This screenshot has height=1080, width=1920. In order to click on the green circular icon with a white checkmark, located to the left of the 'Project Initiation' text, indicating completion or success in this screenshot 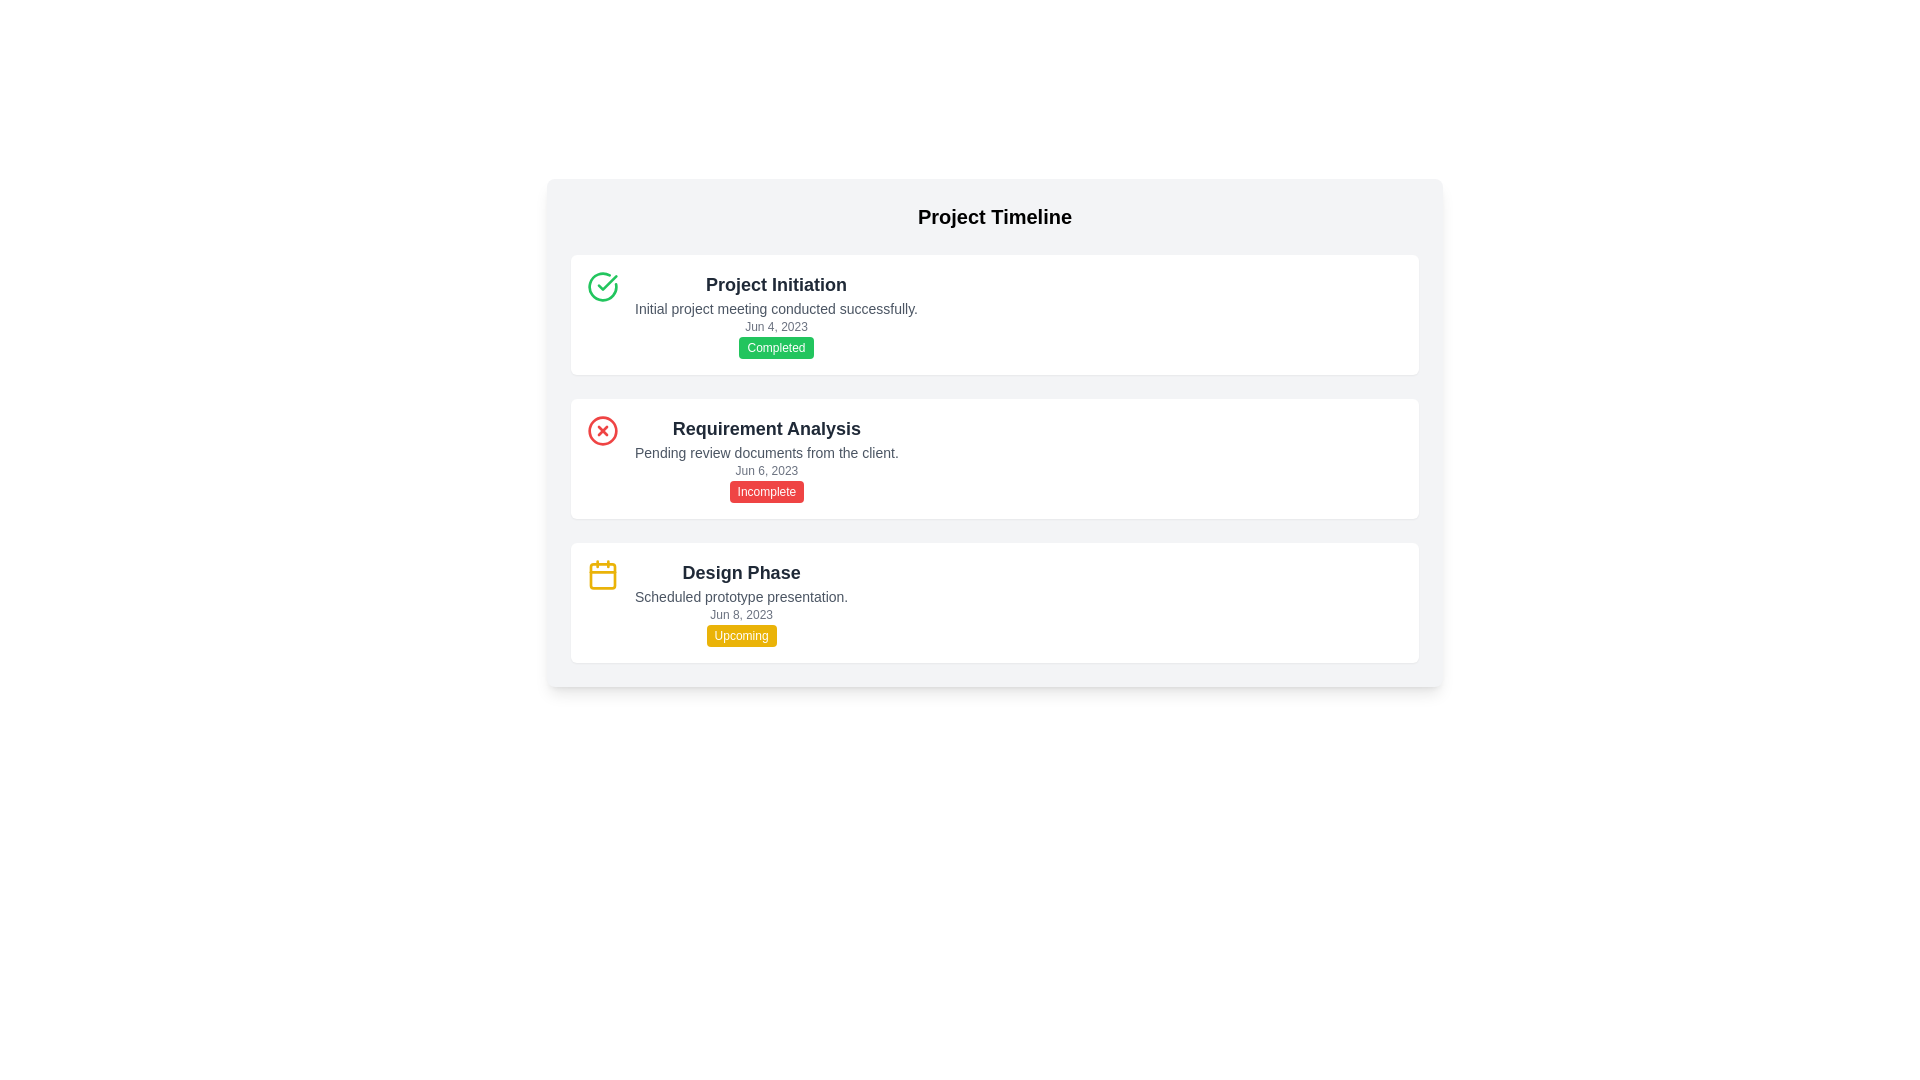, I will do `click(602, 286)`.